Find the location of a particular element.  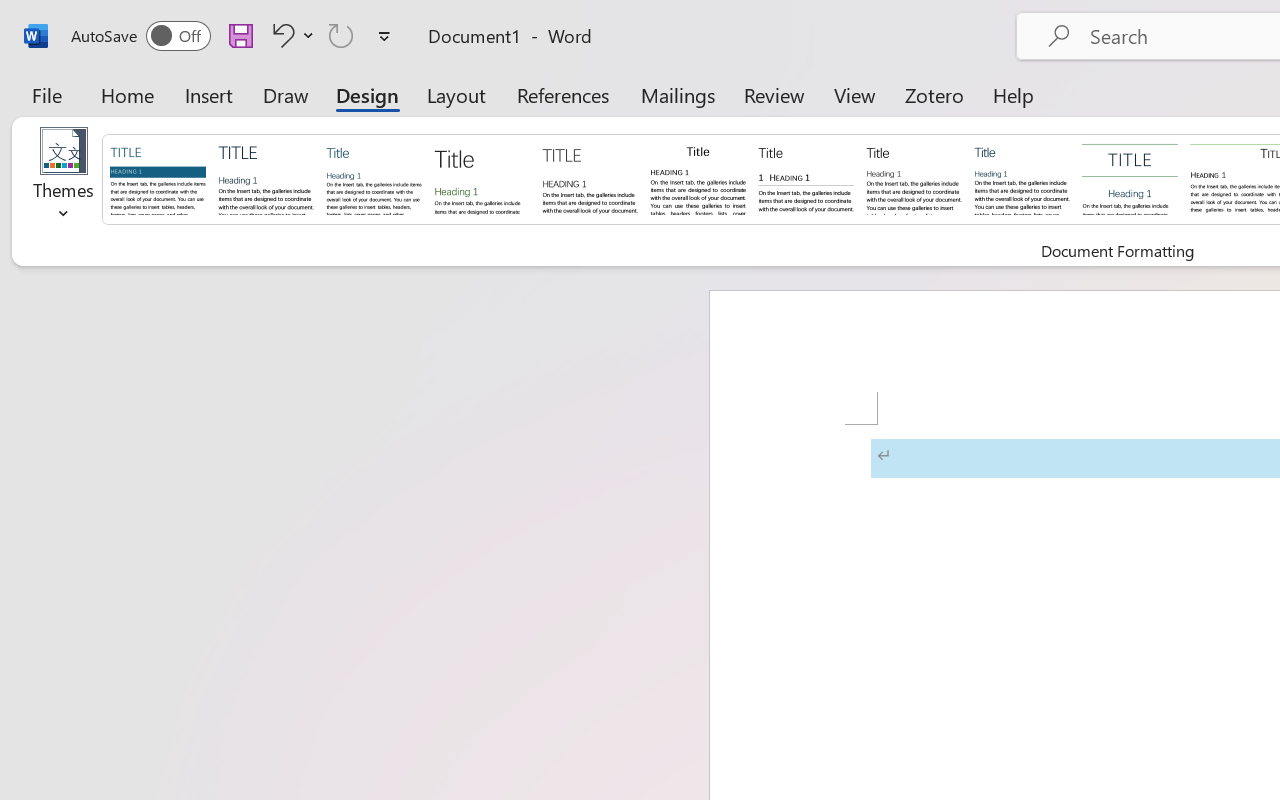

'Undo Apply Quick Style' is located at coordinates (289, 34).